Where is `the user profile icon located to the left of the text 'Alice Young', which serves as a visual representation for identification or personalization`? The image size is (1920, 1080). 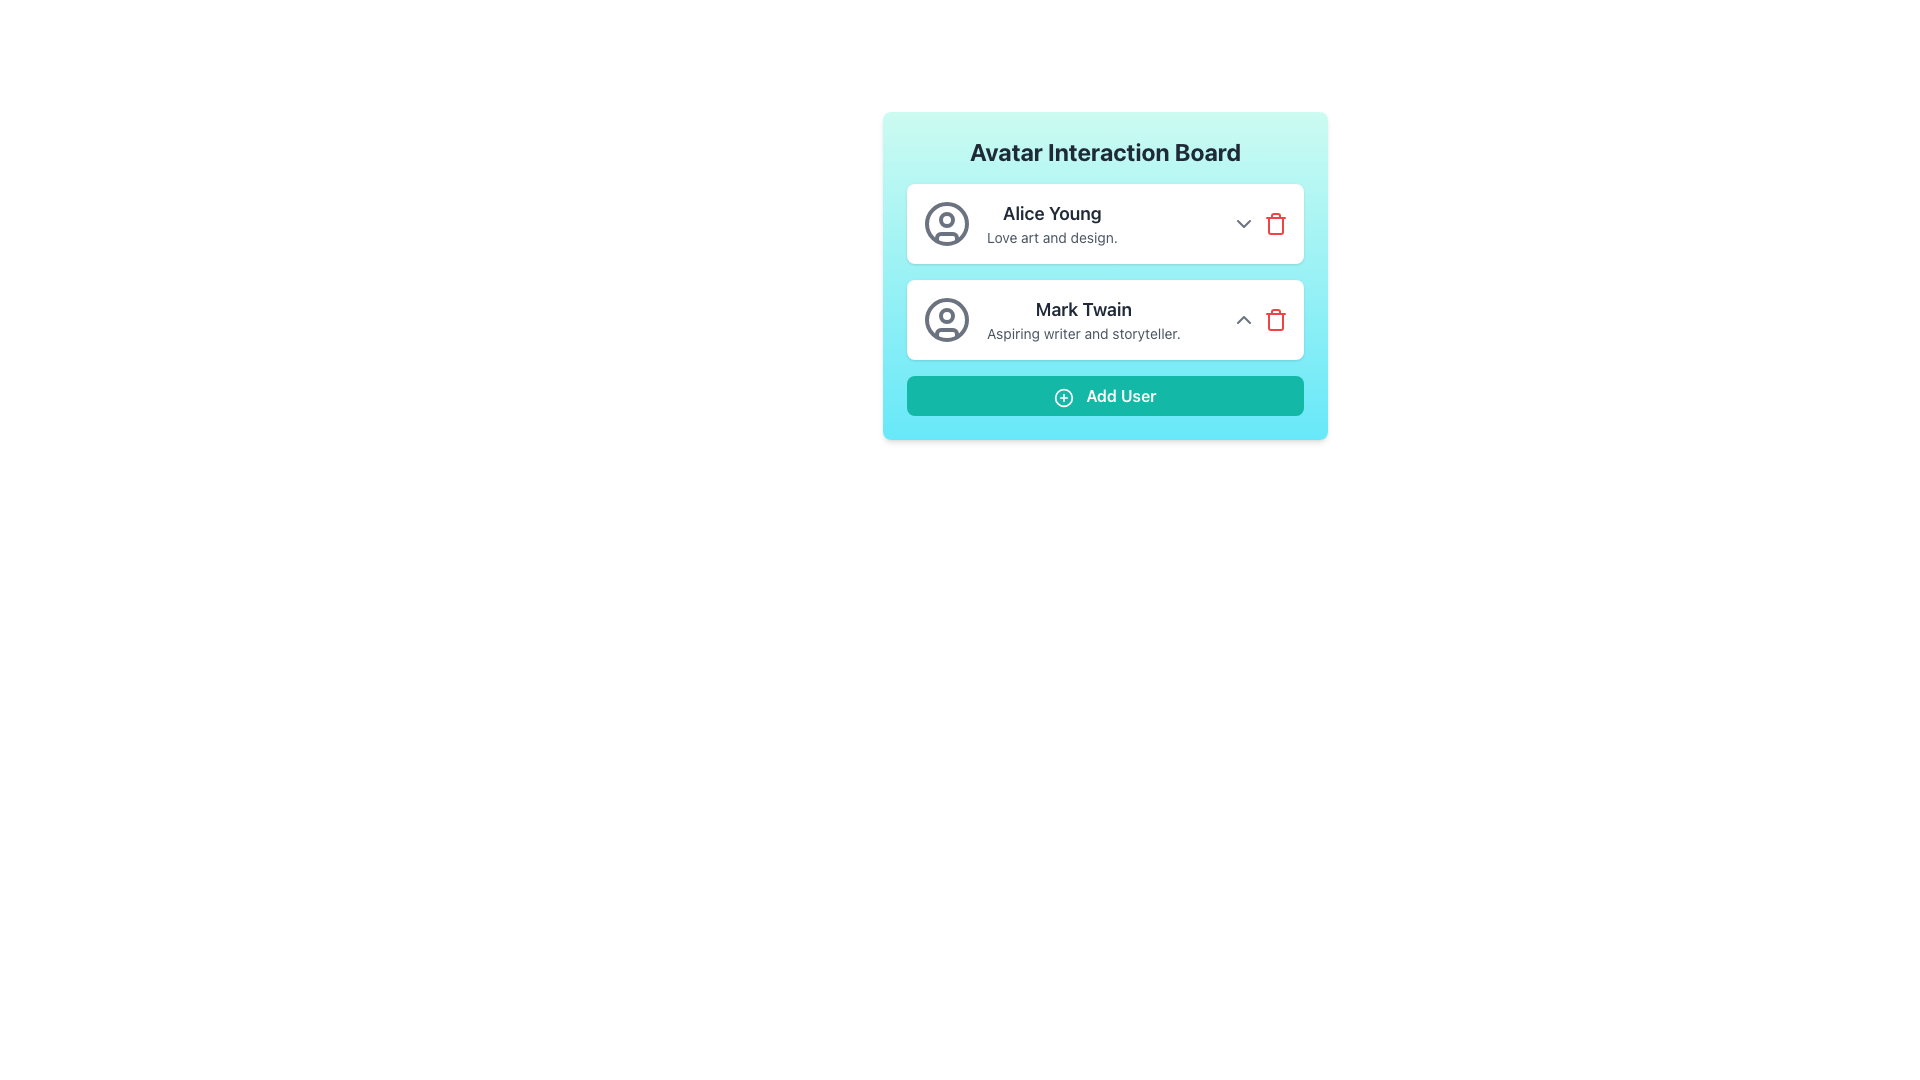 the user profile icon located to the left of the text 'Alice Young', which serves as a visual representation for identification or personalization is located at coordinates (945, 223).